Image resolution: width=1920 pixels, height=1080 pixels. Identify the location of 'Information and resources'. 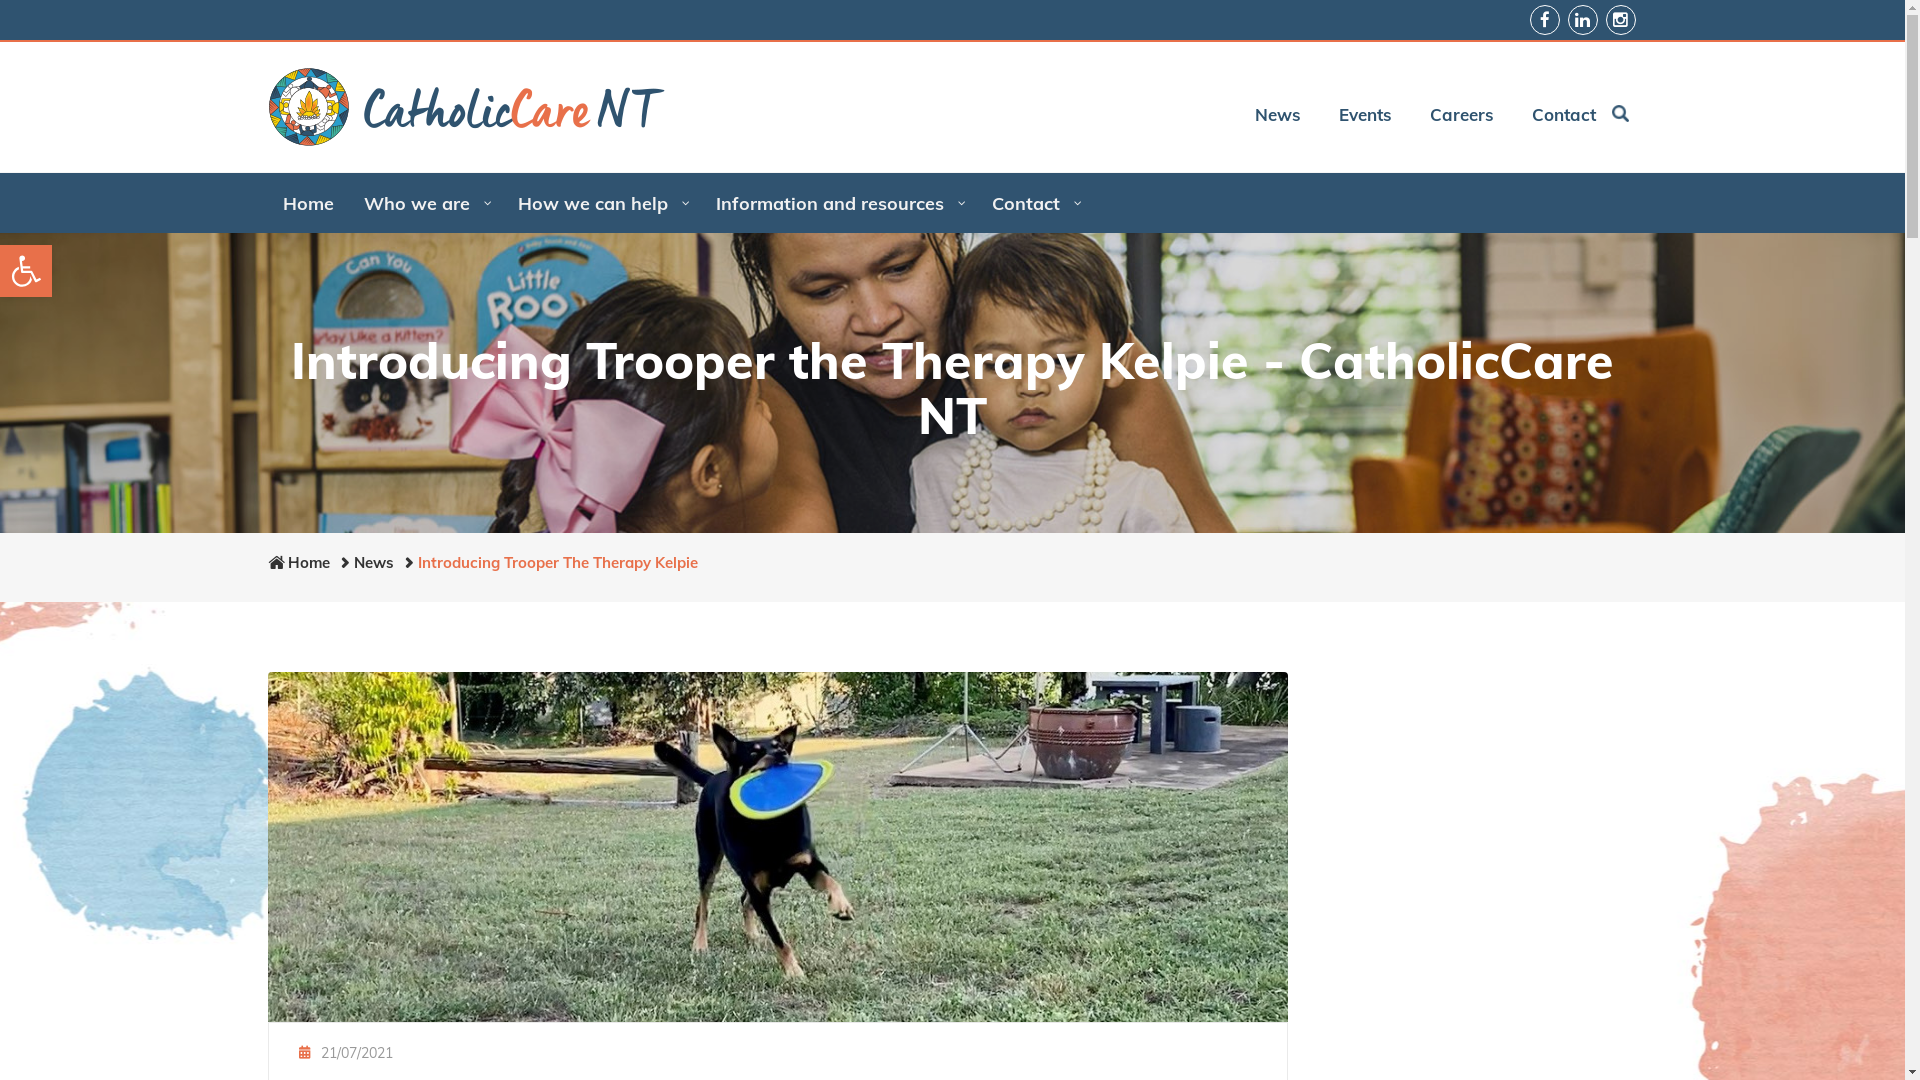
(838, 203).